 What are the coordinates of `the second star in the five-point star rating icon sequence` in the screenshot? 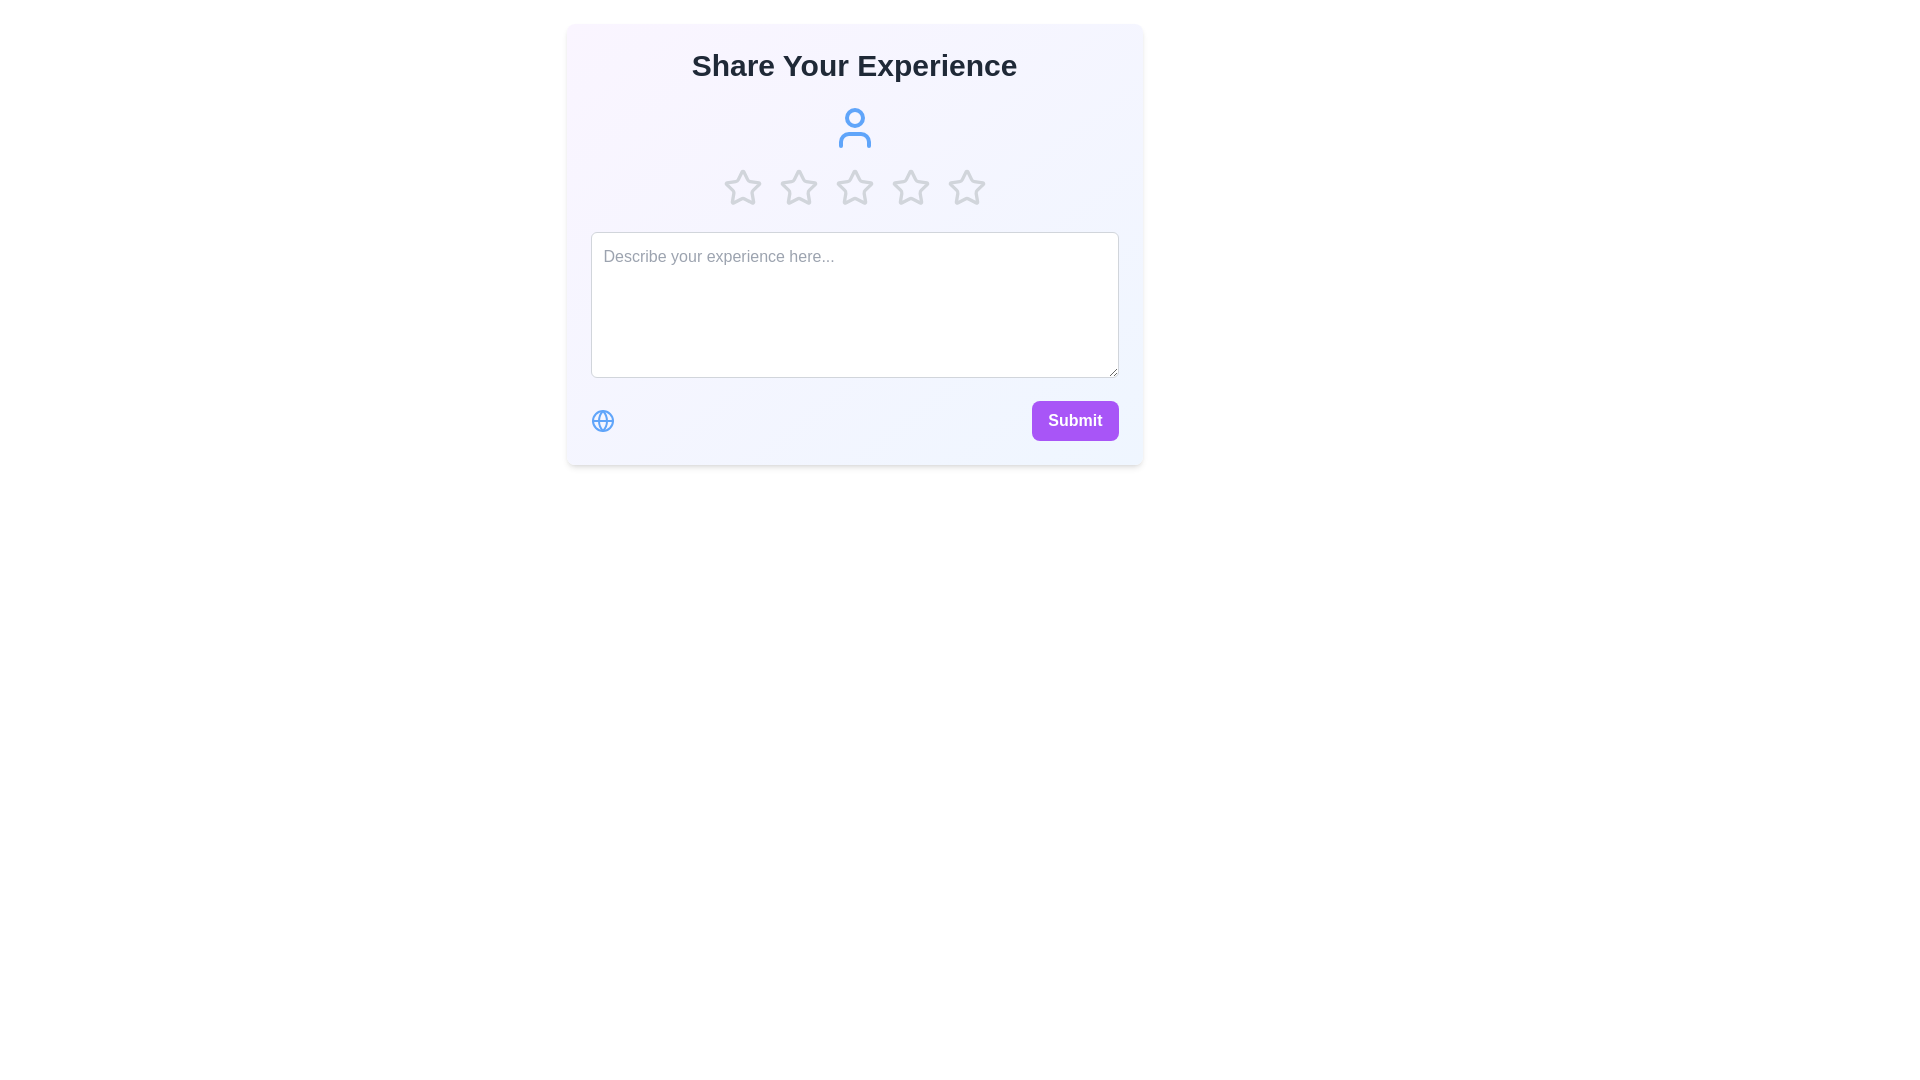 It's located at (797, 187).